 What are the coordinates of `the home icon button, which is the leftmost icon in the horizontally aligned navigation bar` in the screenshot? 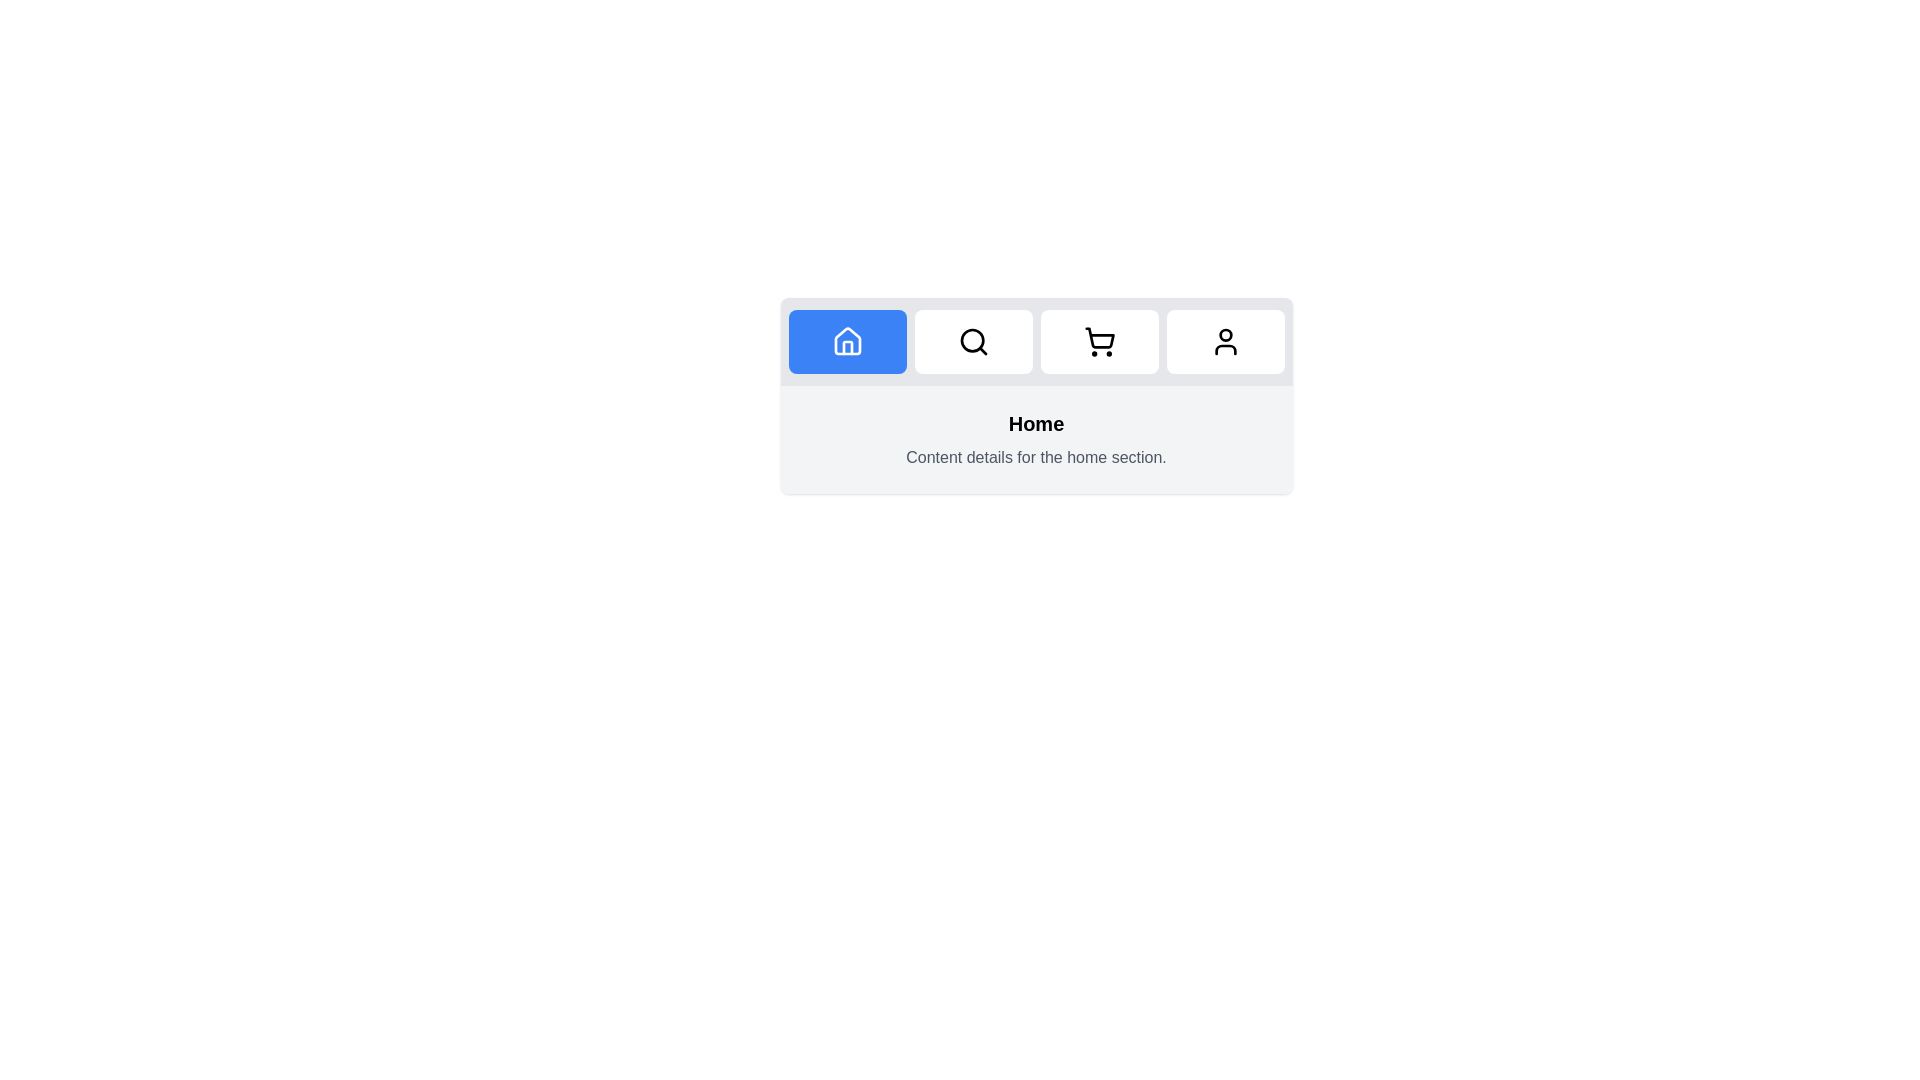 It's located at (847, 341).